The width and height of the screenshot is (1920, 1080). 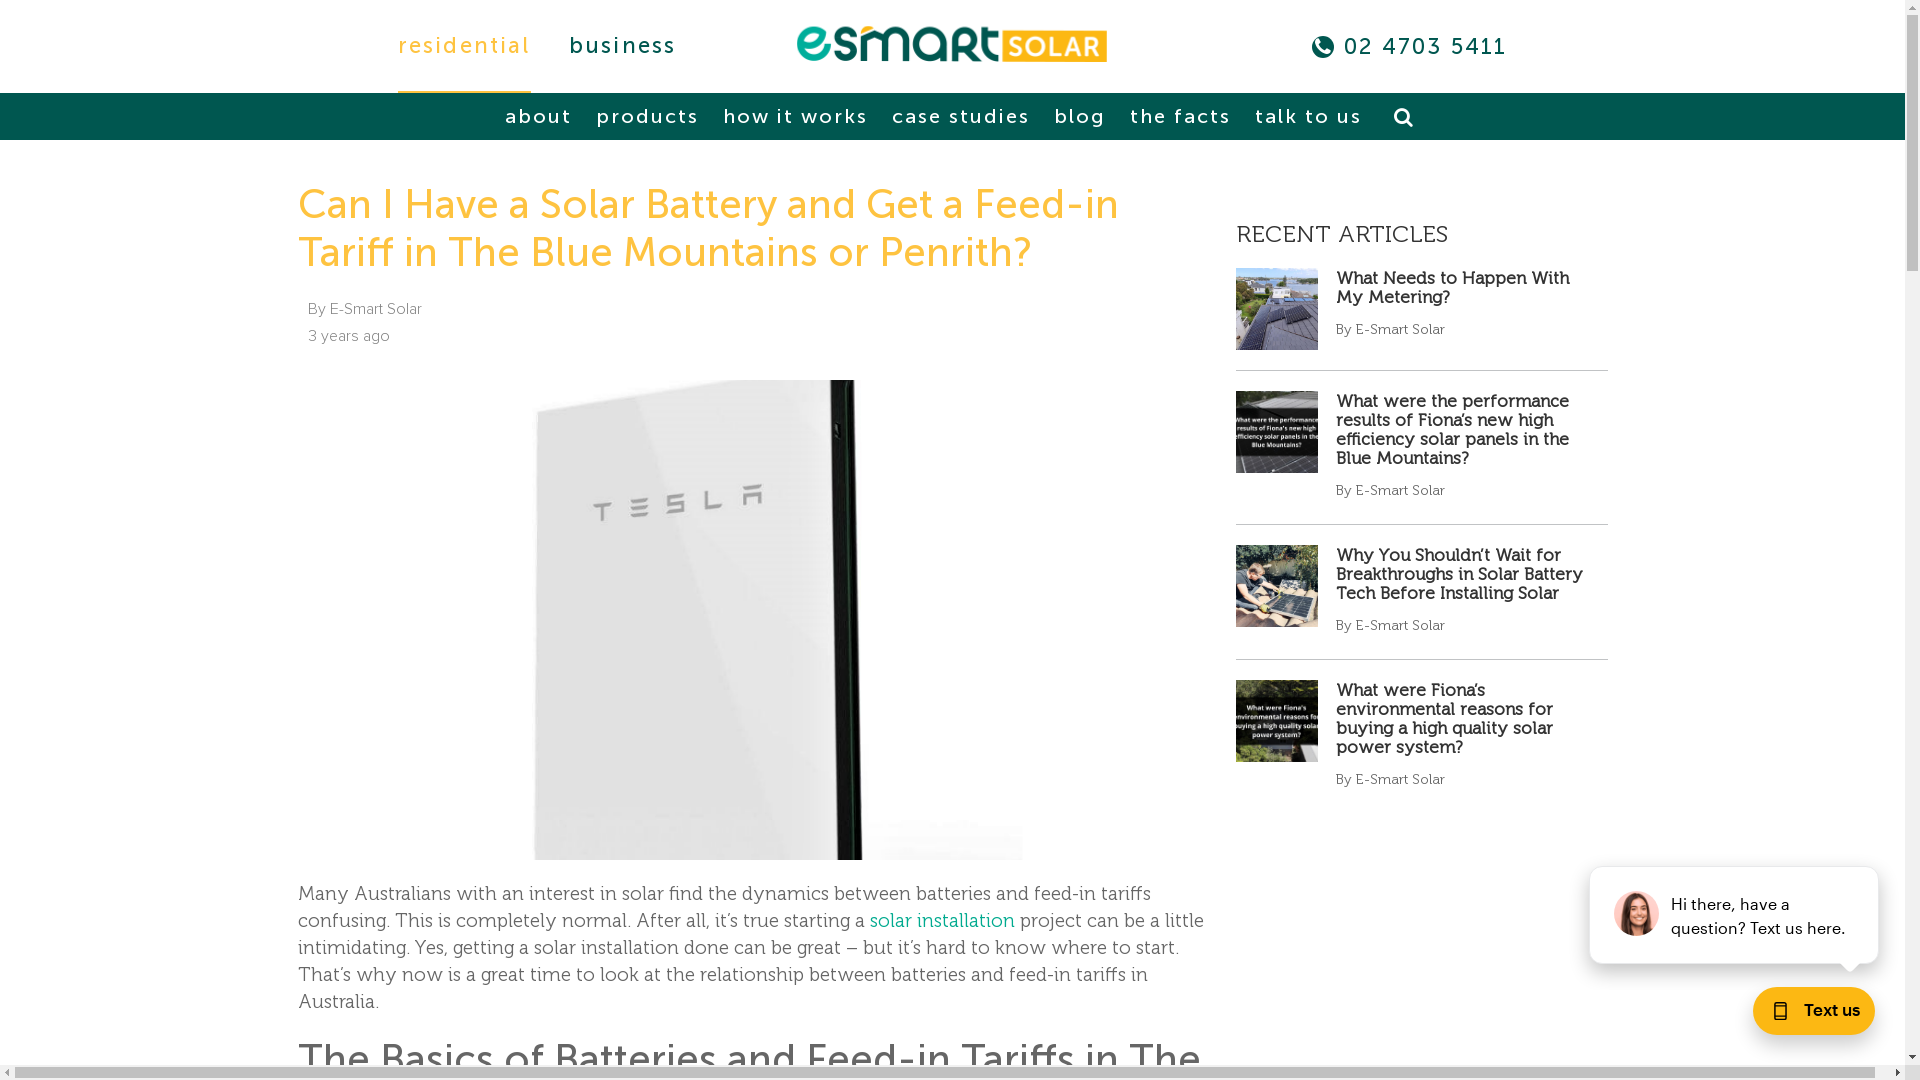 What do you see at coordinates (794, 116) in the screenshot?
I see `'how it works'` at bounding box center [794, 116].